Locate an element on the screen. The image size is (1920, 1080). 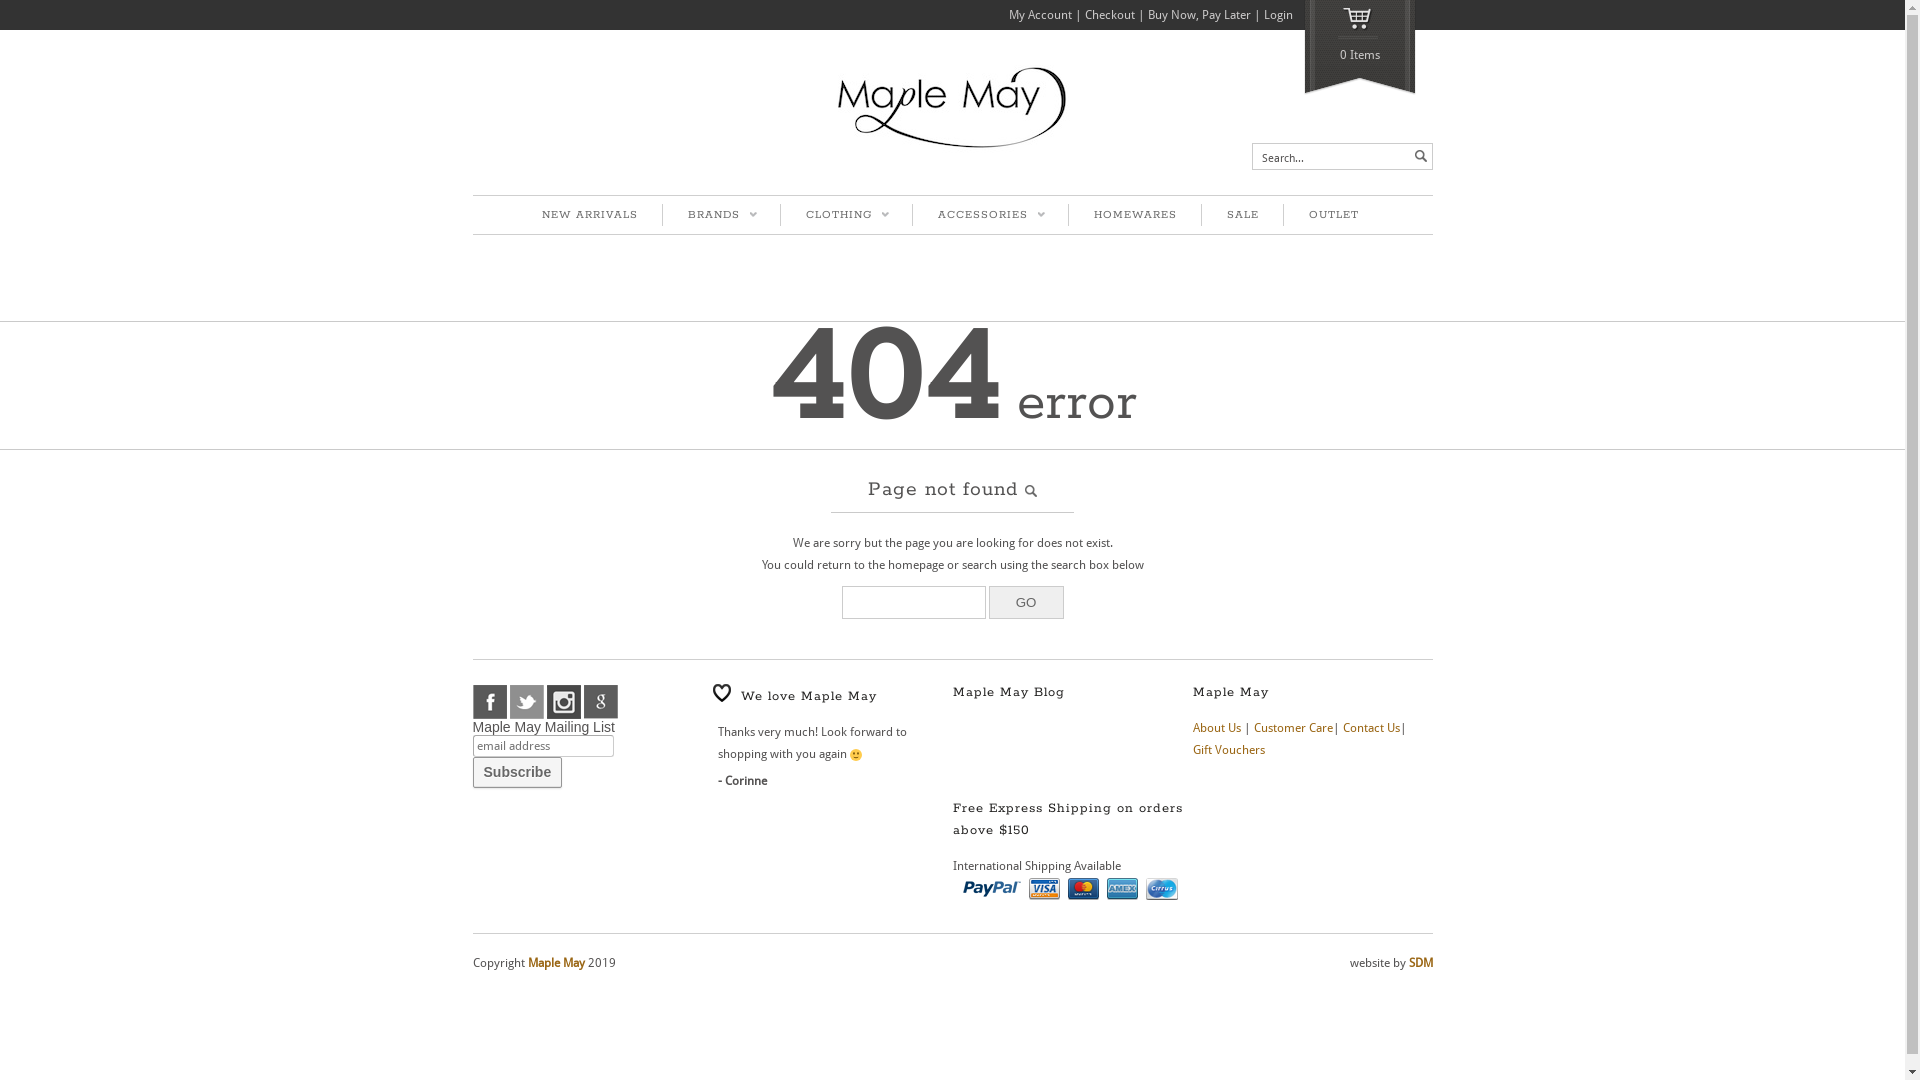
'GO' is located at coordinates (1025, 601).